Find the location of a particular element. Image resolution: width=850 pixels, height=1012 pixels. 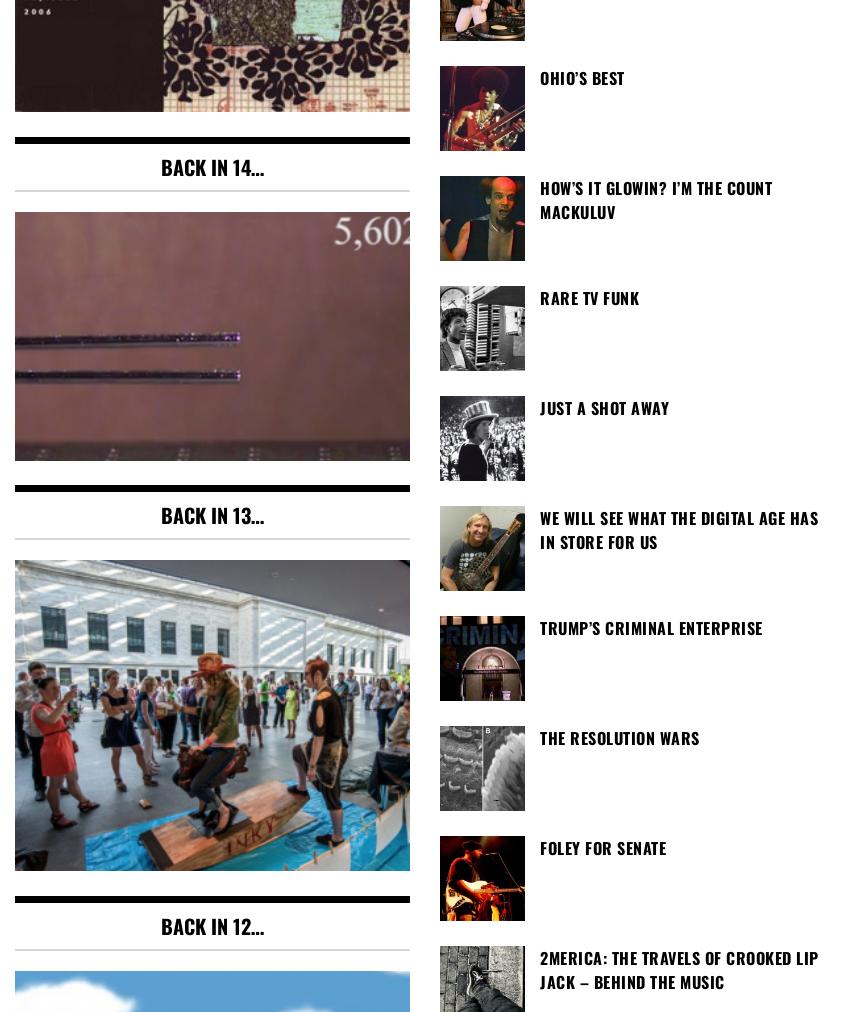

'The Resolution Wars' is located at coordinates (618, 737).